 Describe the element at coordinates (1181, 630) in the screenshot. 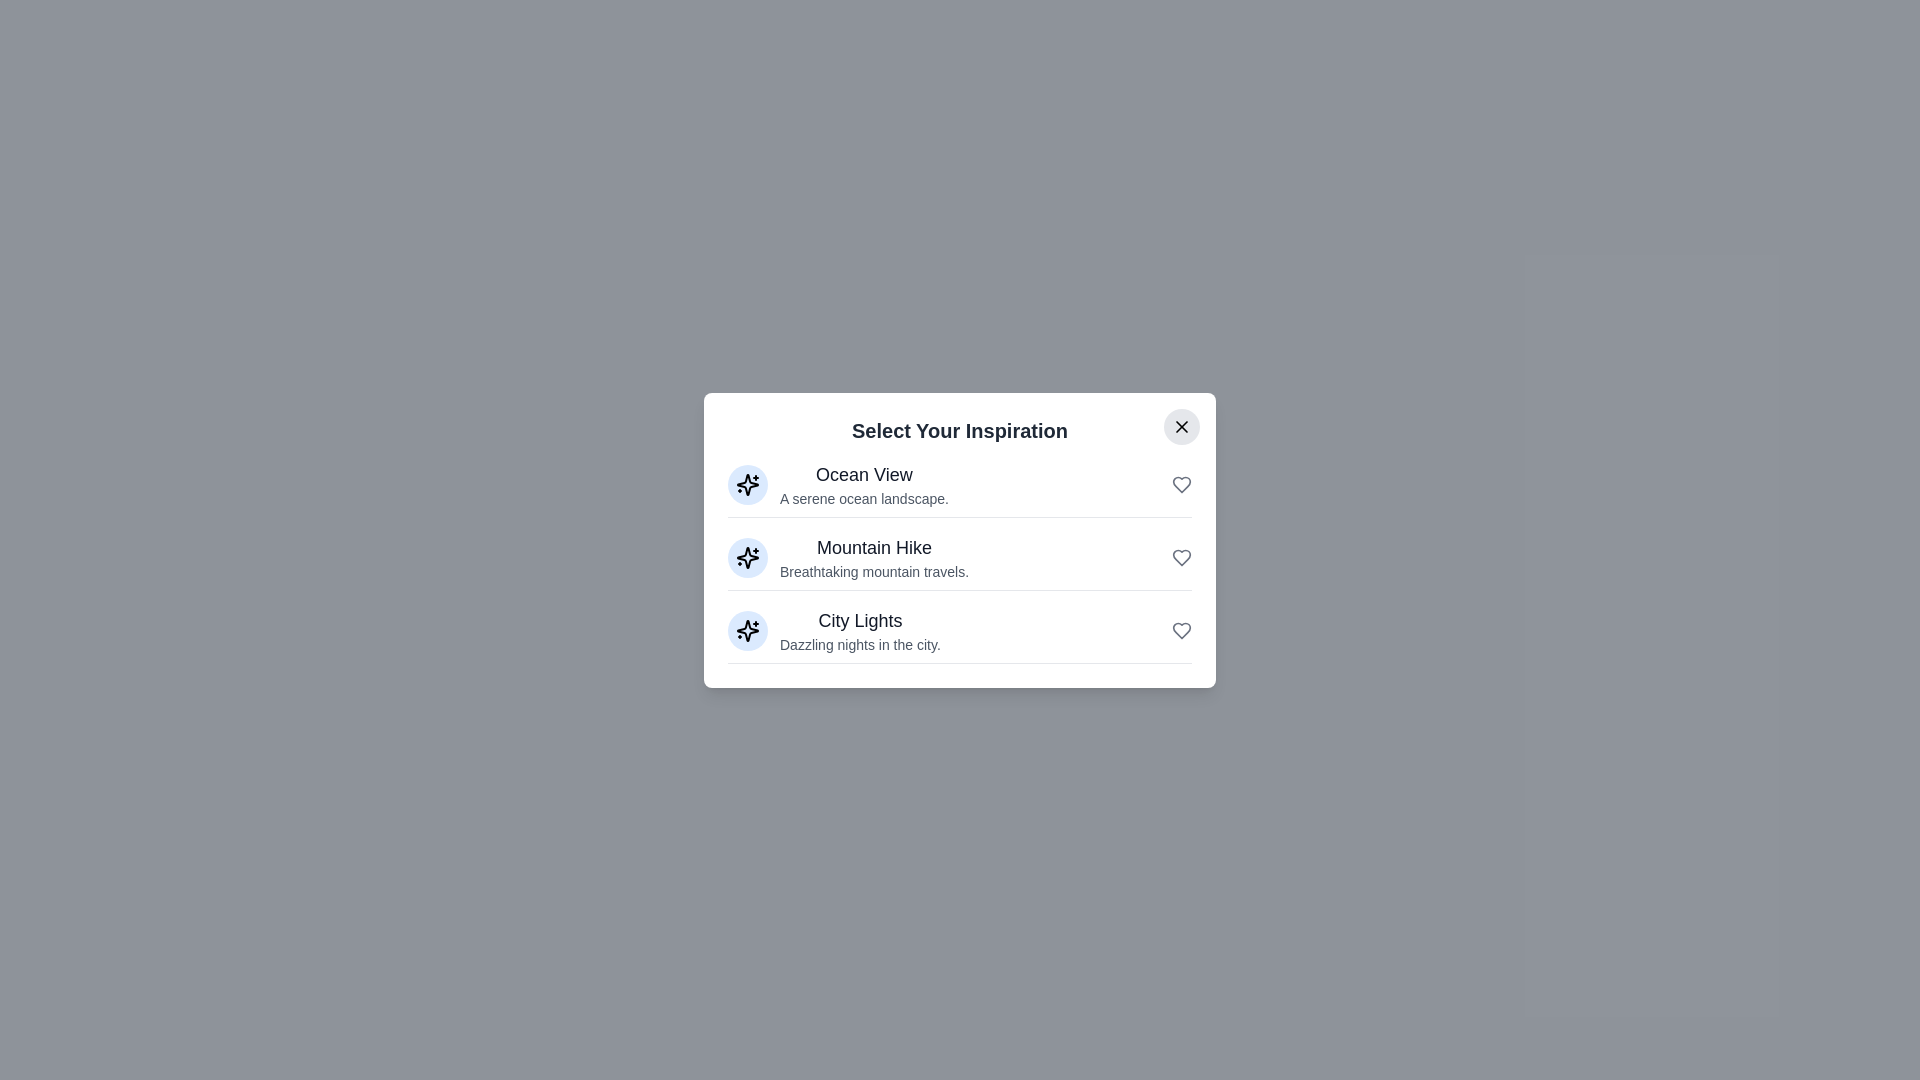

I see `the heart icon next to City Lights to toggle its favorite status` at that location.